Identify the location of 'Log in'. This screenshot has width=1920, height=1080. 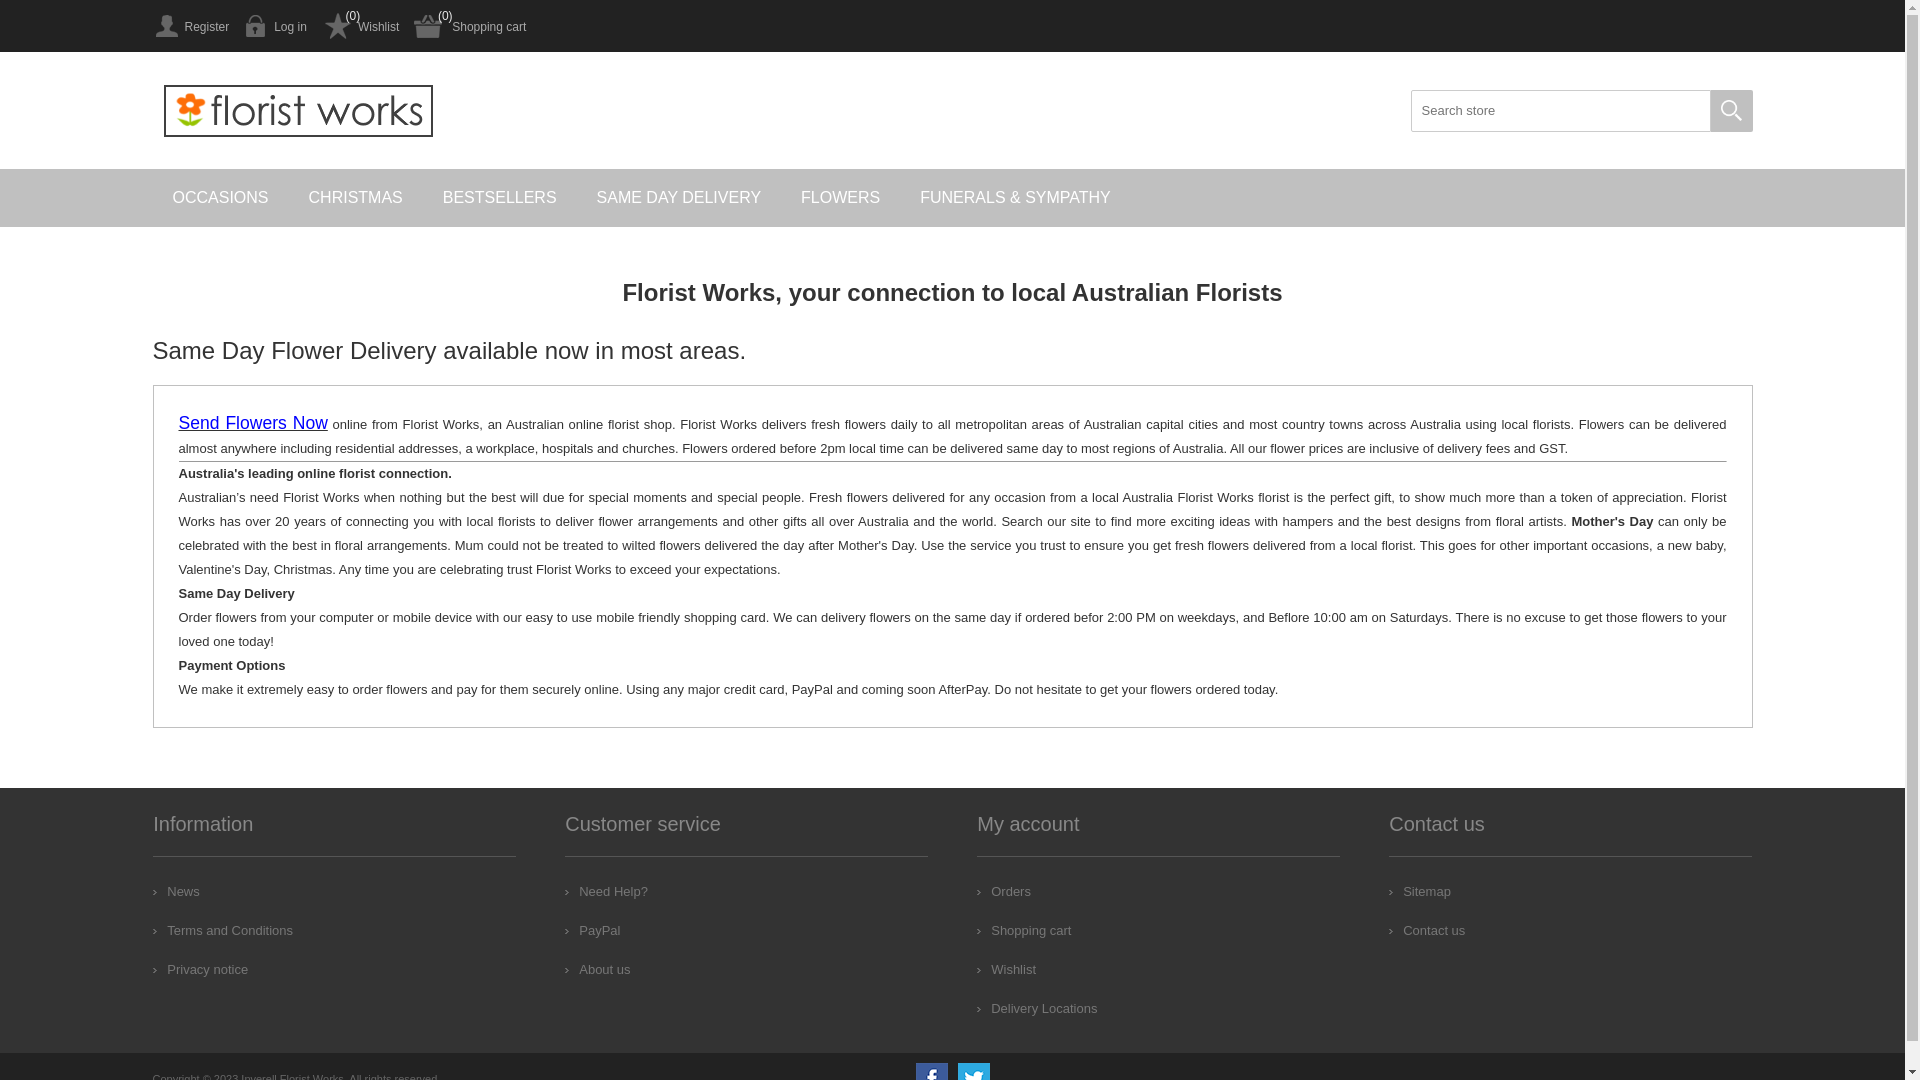
(274, 26).